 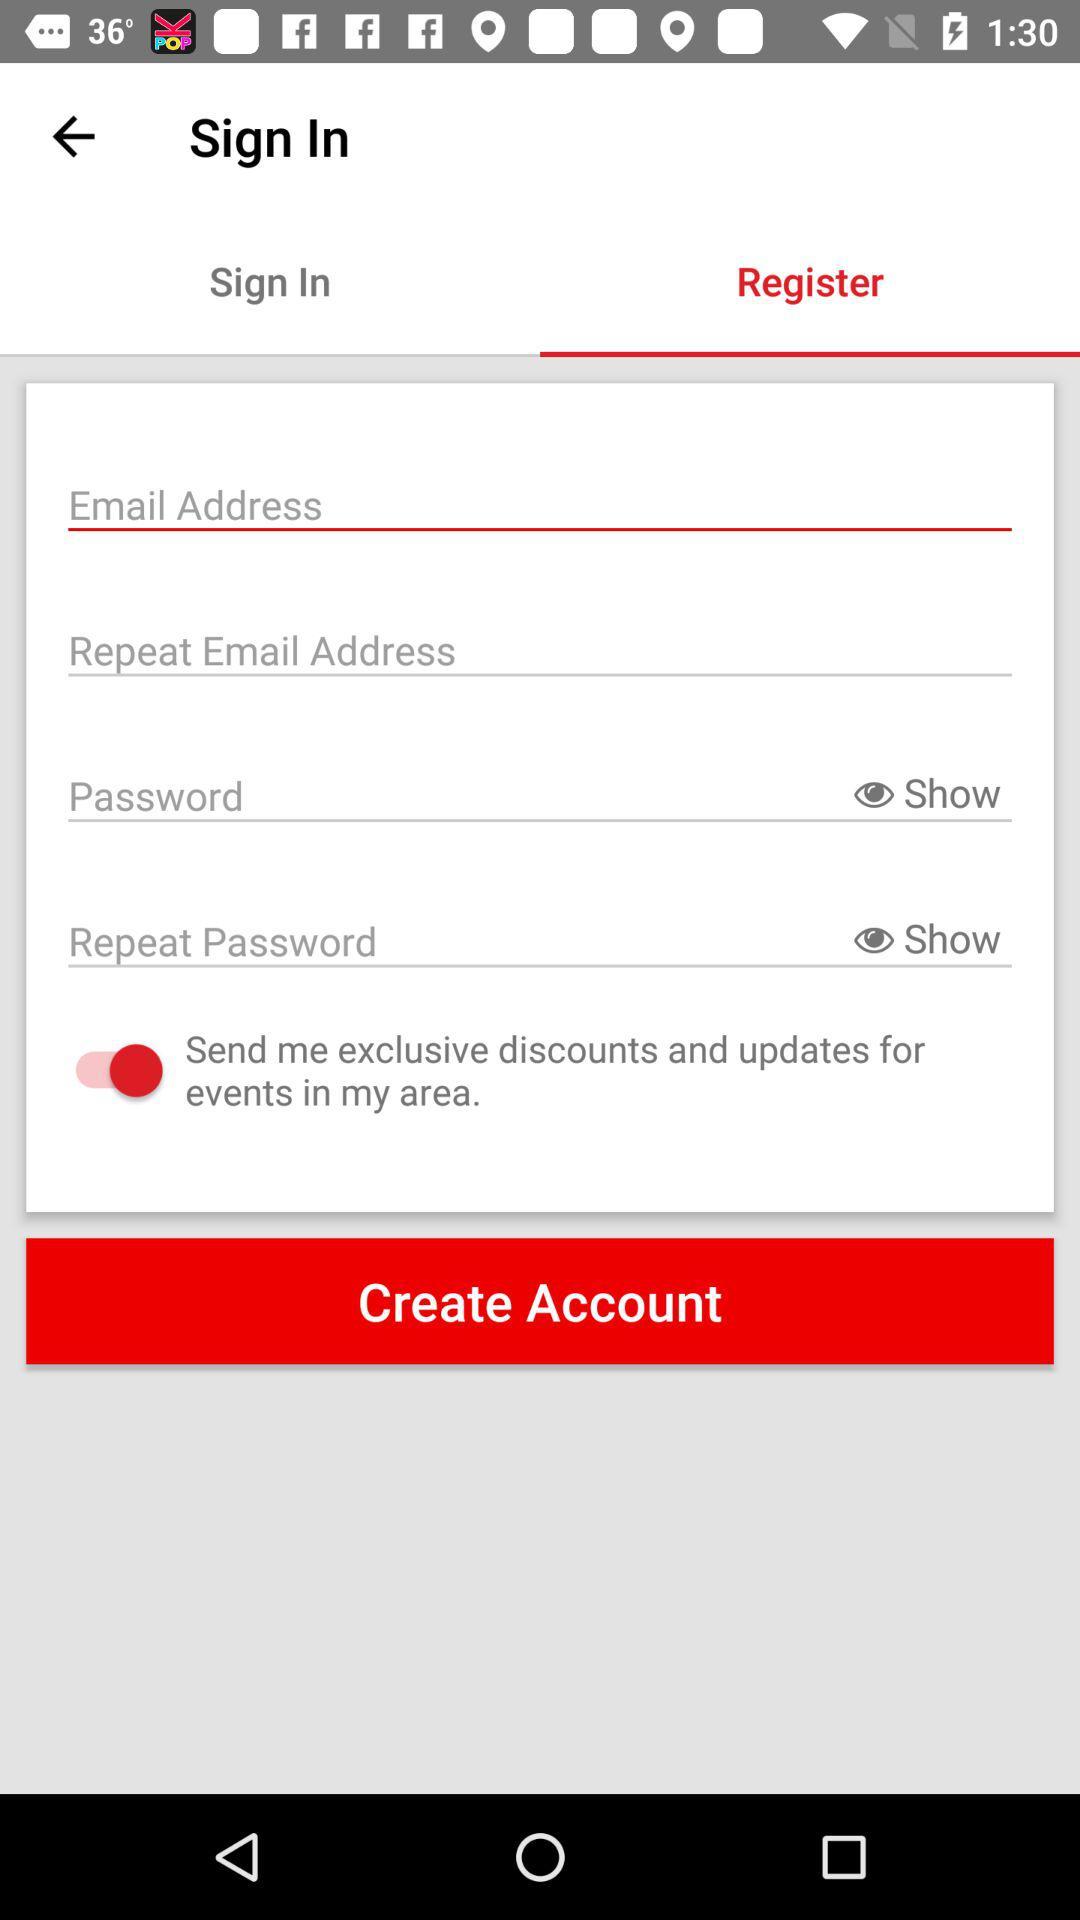 I want to click on place of entered password to visible or not, so click(x=540, y=792).